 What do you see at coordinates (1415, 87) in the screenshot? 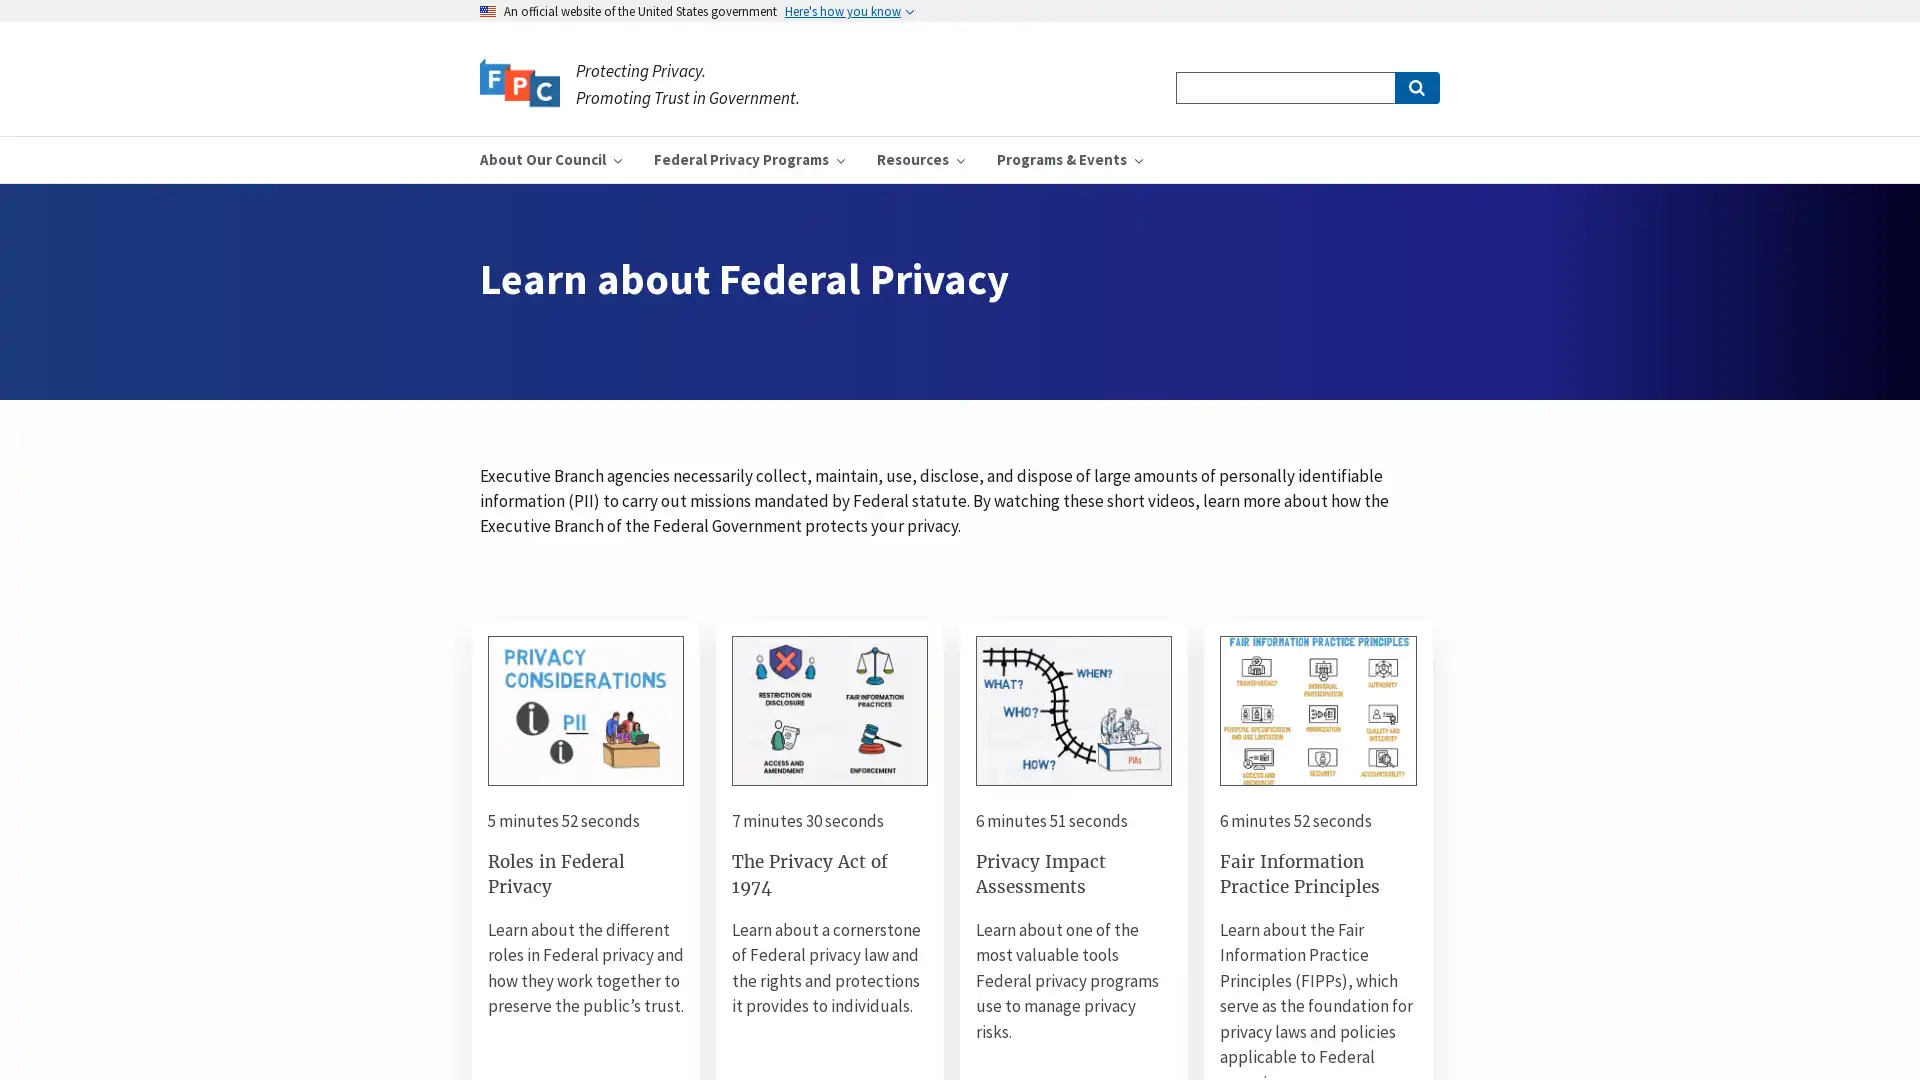
I see `Search` at bounding box center [1415, 87].